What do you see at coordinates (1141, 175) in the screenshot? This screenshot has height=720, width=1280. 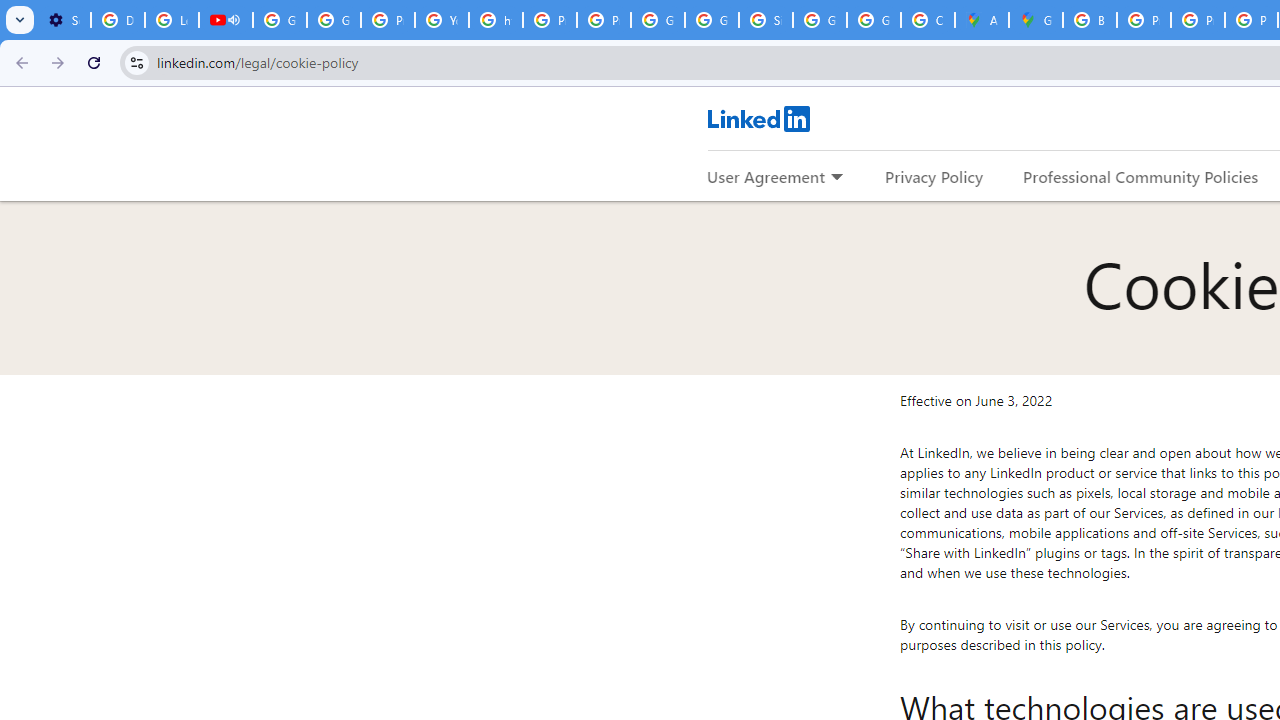 I see `'Professional Community Policies'` at bounding box center [1141, 175].